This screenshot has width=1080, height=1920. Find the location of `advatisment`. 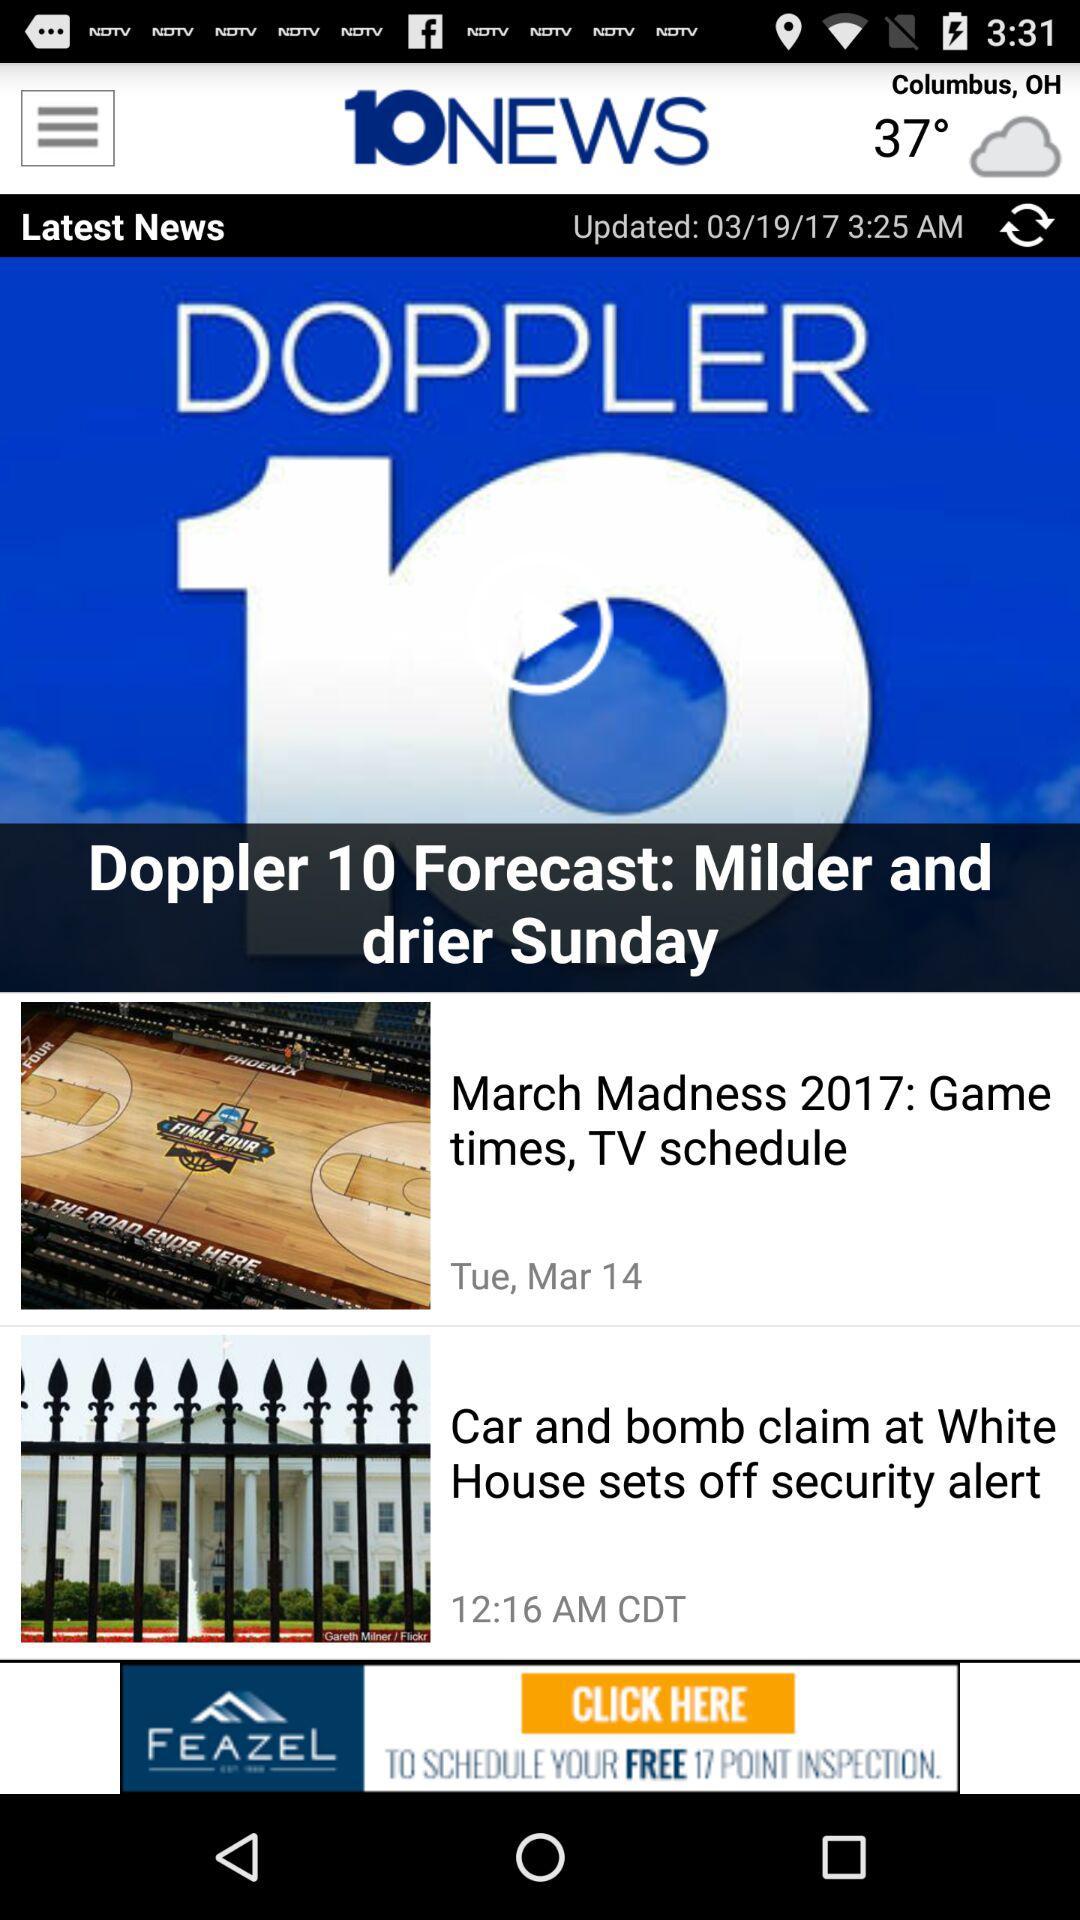

advatisment is located at coordinates (540, 1727).